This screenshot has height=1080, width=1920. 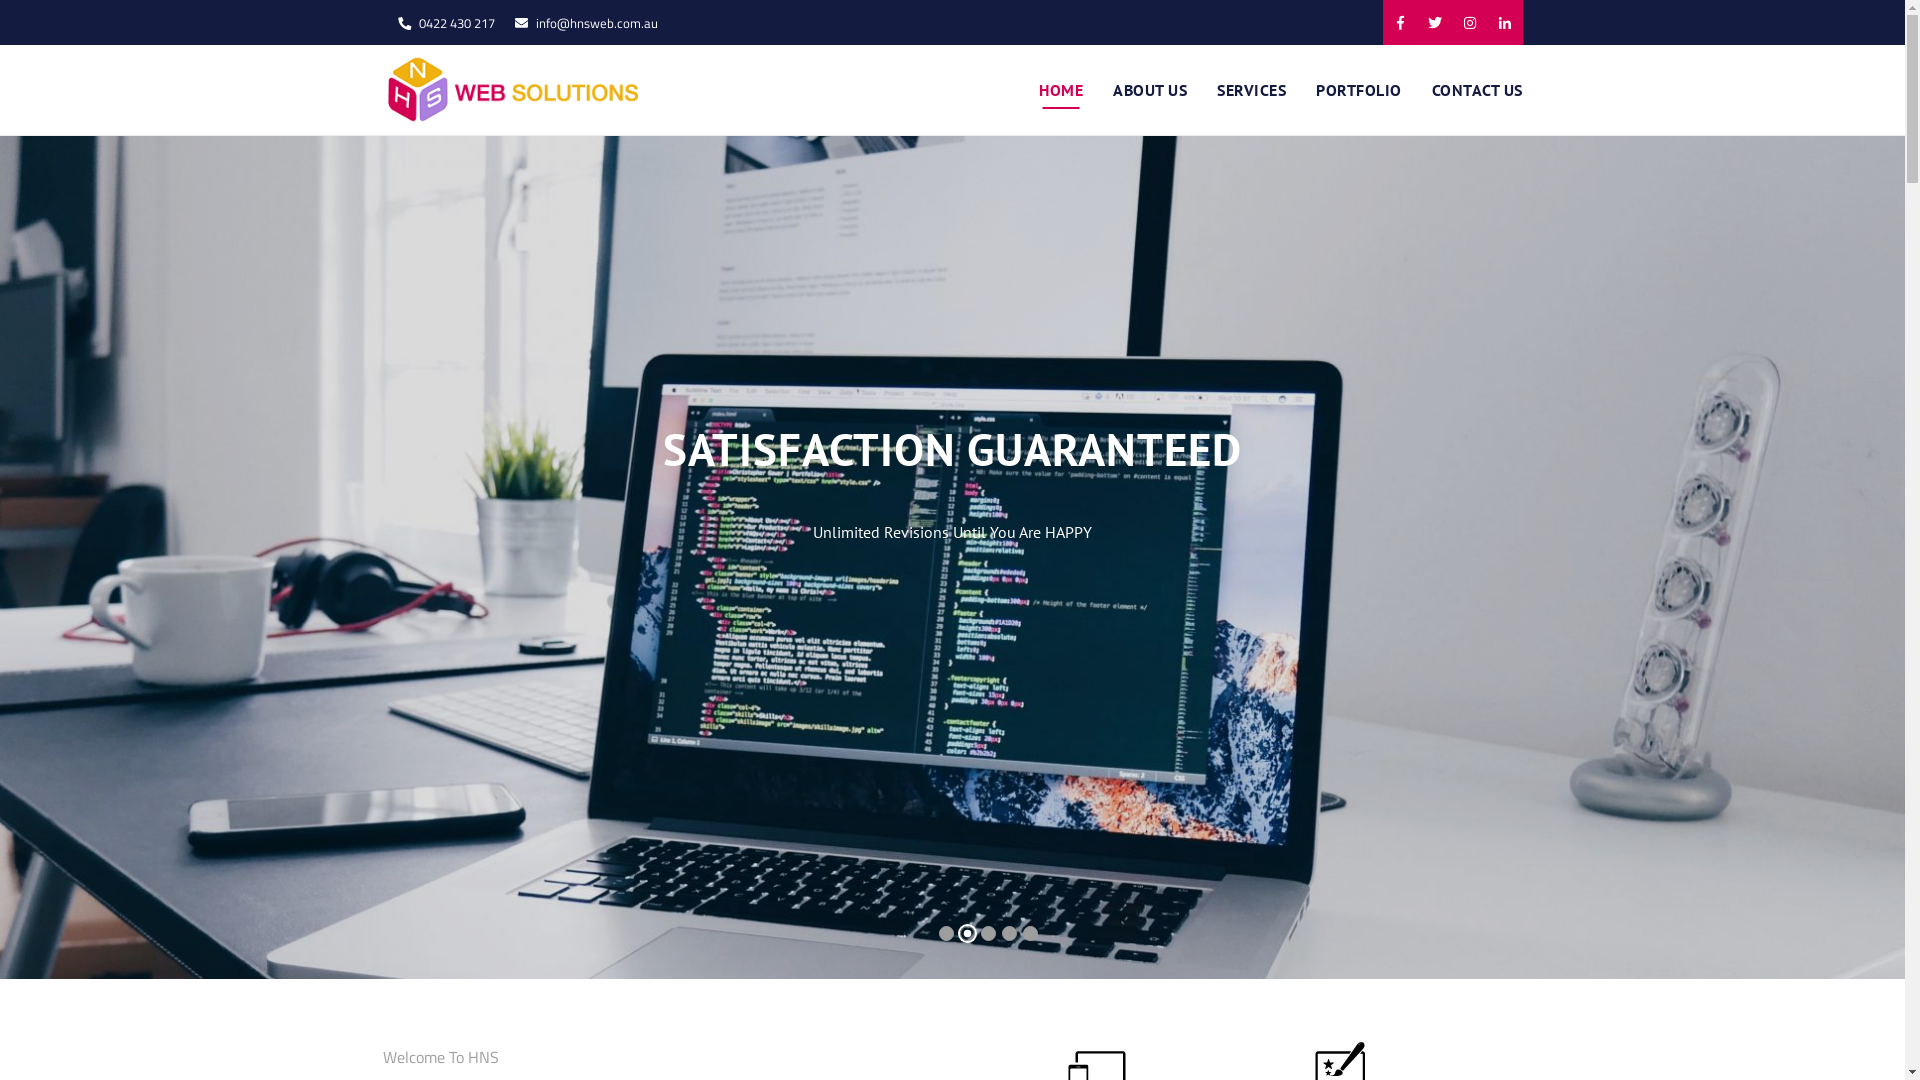 I want to click on 'SERVICES', so click(x=1250, y=88).